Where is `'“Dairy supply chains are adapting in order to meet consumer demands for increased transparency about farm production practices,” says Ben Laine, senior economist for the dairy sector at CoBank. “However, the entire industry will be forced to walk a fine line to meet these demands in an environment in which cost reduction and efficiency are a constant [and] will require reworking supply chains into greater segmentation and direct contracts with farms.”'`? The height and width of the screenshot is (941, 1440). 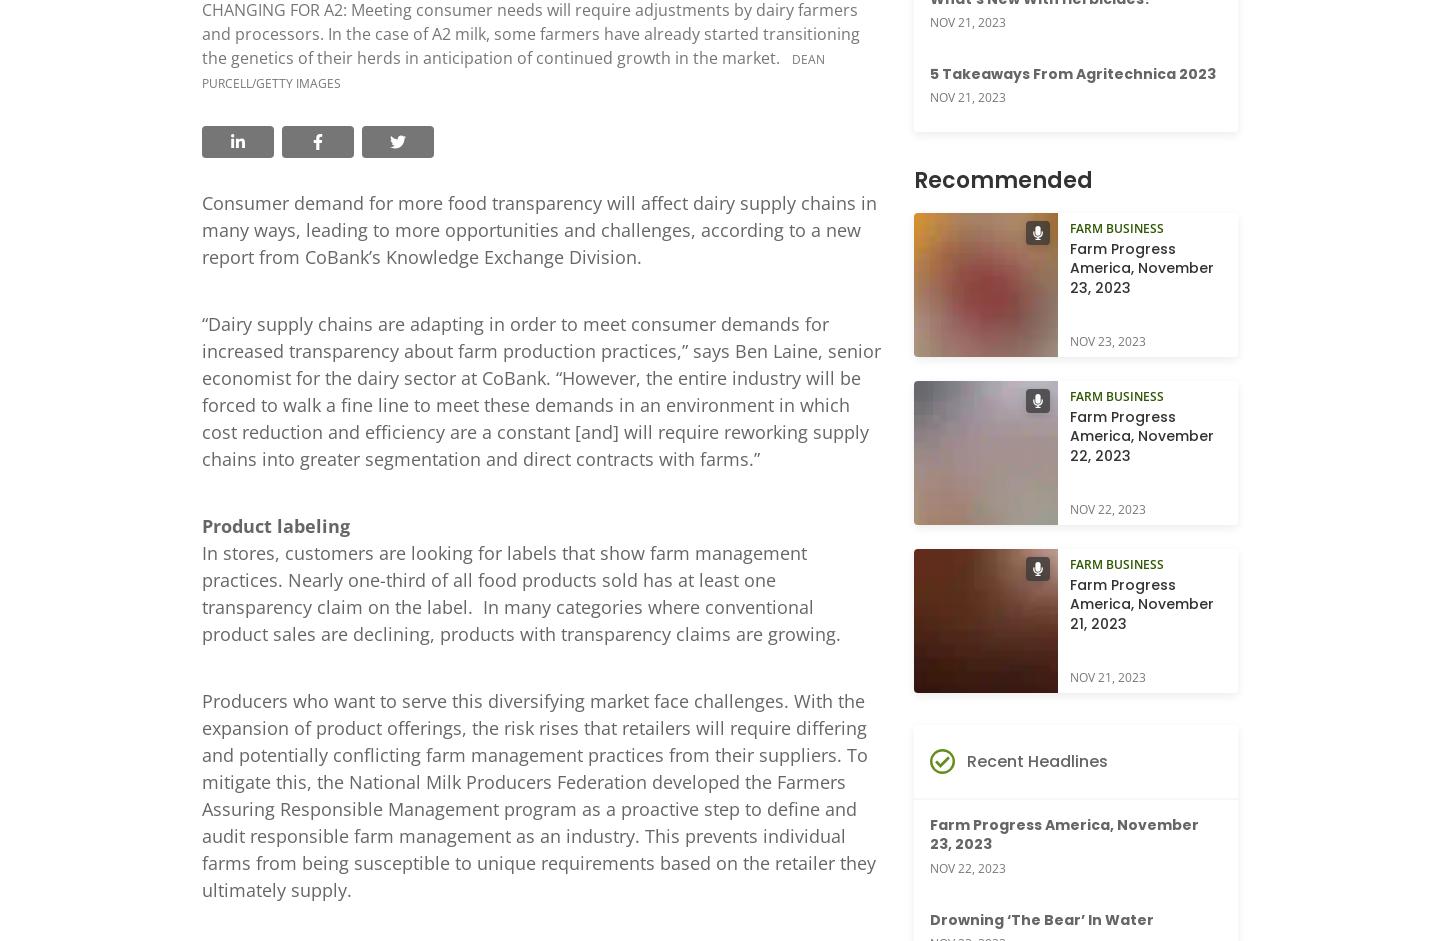
'“Dairy supply chains are adapting in order to meet consumer demands for increased transparency about farm production practices,” says Ben Laine, senior economist for the dairy sector at CoBank. “However, the entire industry will be forced to walk a fine line to meet these demands in an environment in which cost reduction and efficiency are a constant [and] will require reworking supply chains into greater segmentation and direct contracts with farms.”' is located at coordinates (541, 389).